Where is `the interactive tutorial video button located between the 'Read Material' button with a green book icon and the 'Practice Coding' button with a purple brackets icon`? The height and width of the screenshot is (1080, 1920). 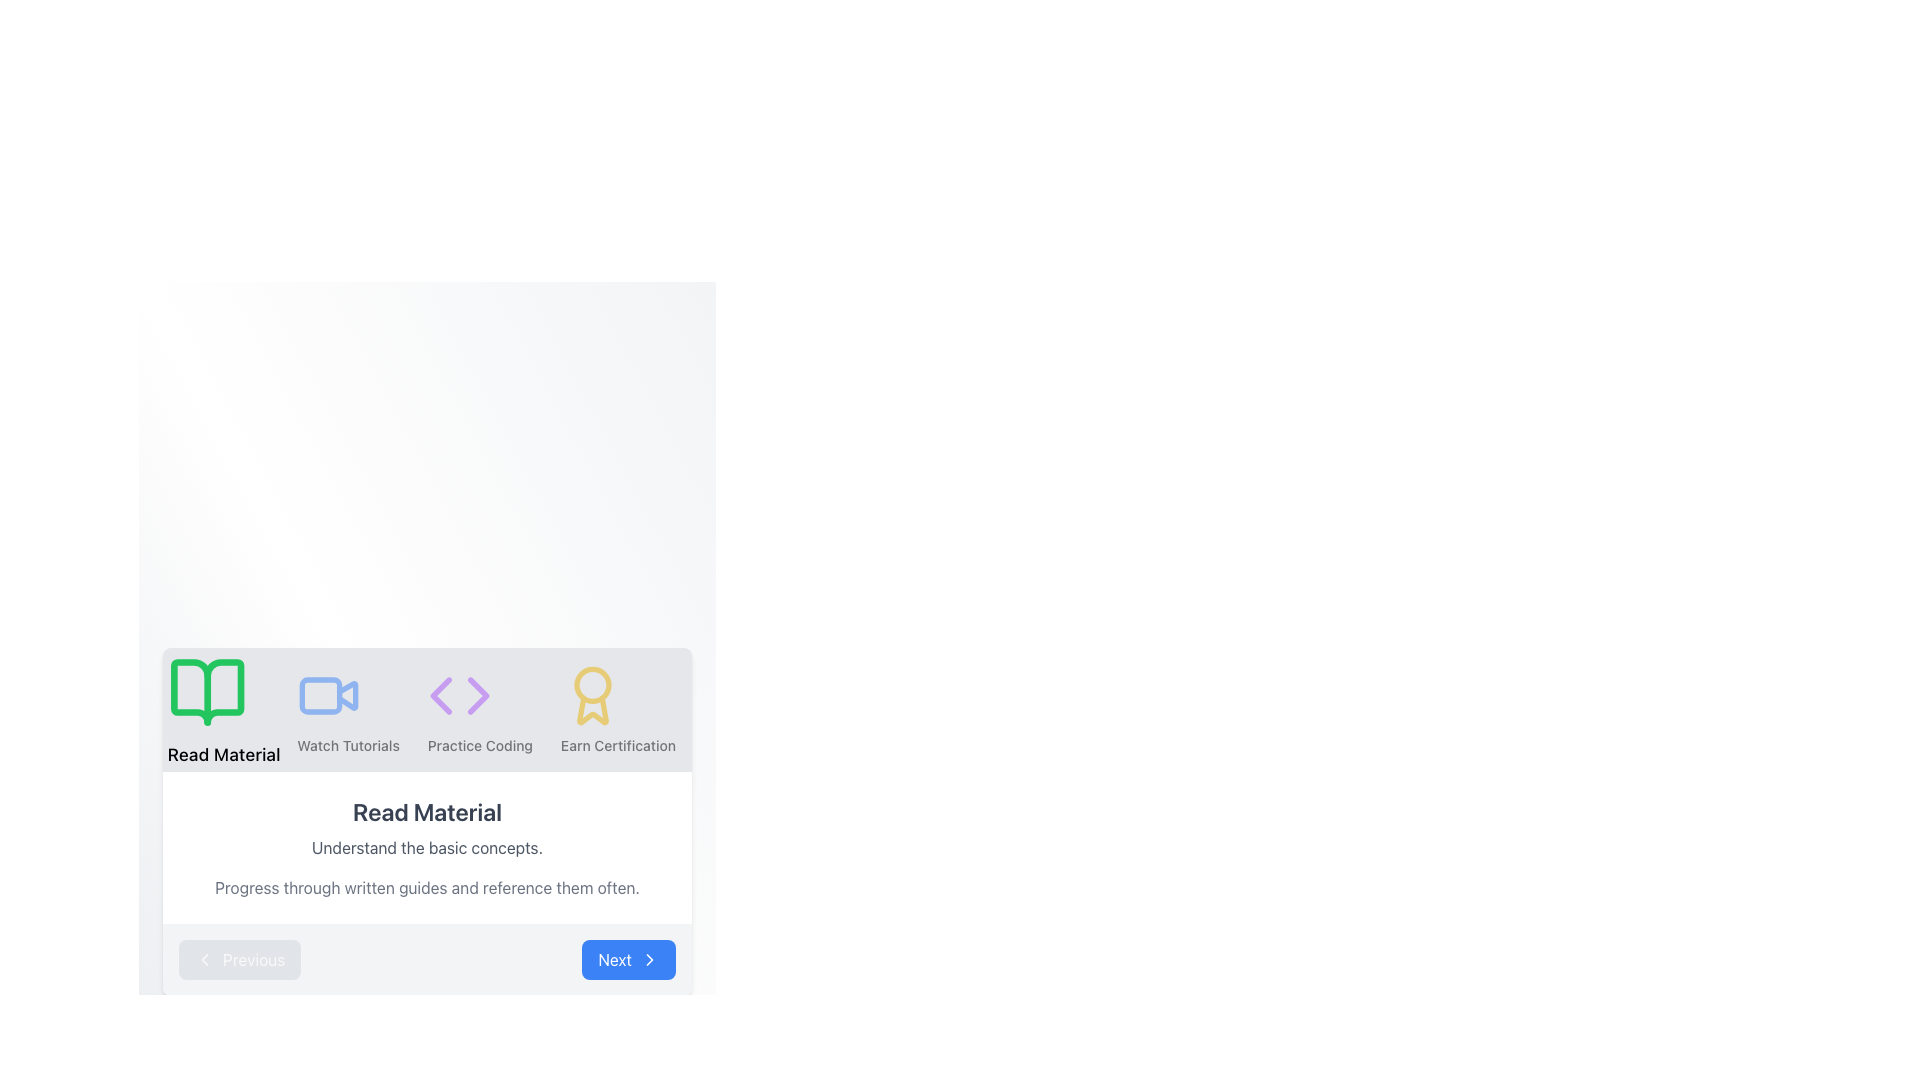
the interactive tutorial video button located between the 'Read Material' button with a green book icon and the 'Practice Coding' button with a purple brackets icon is located at coordinates (348, 708).